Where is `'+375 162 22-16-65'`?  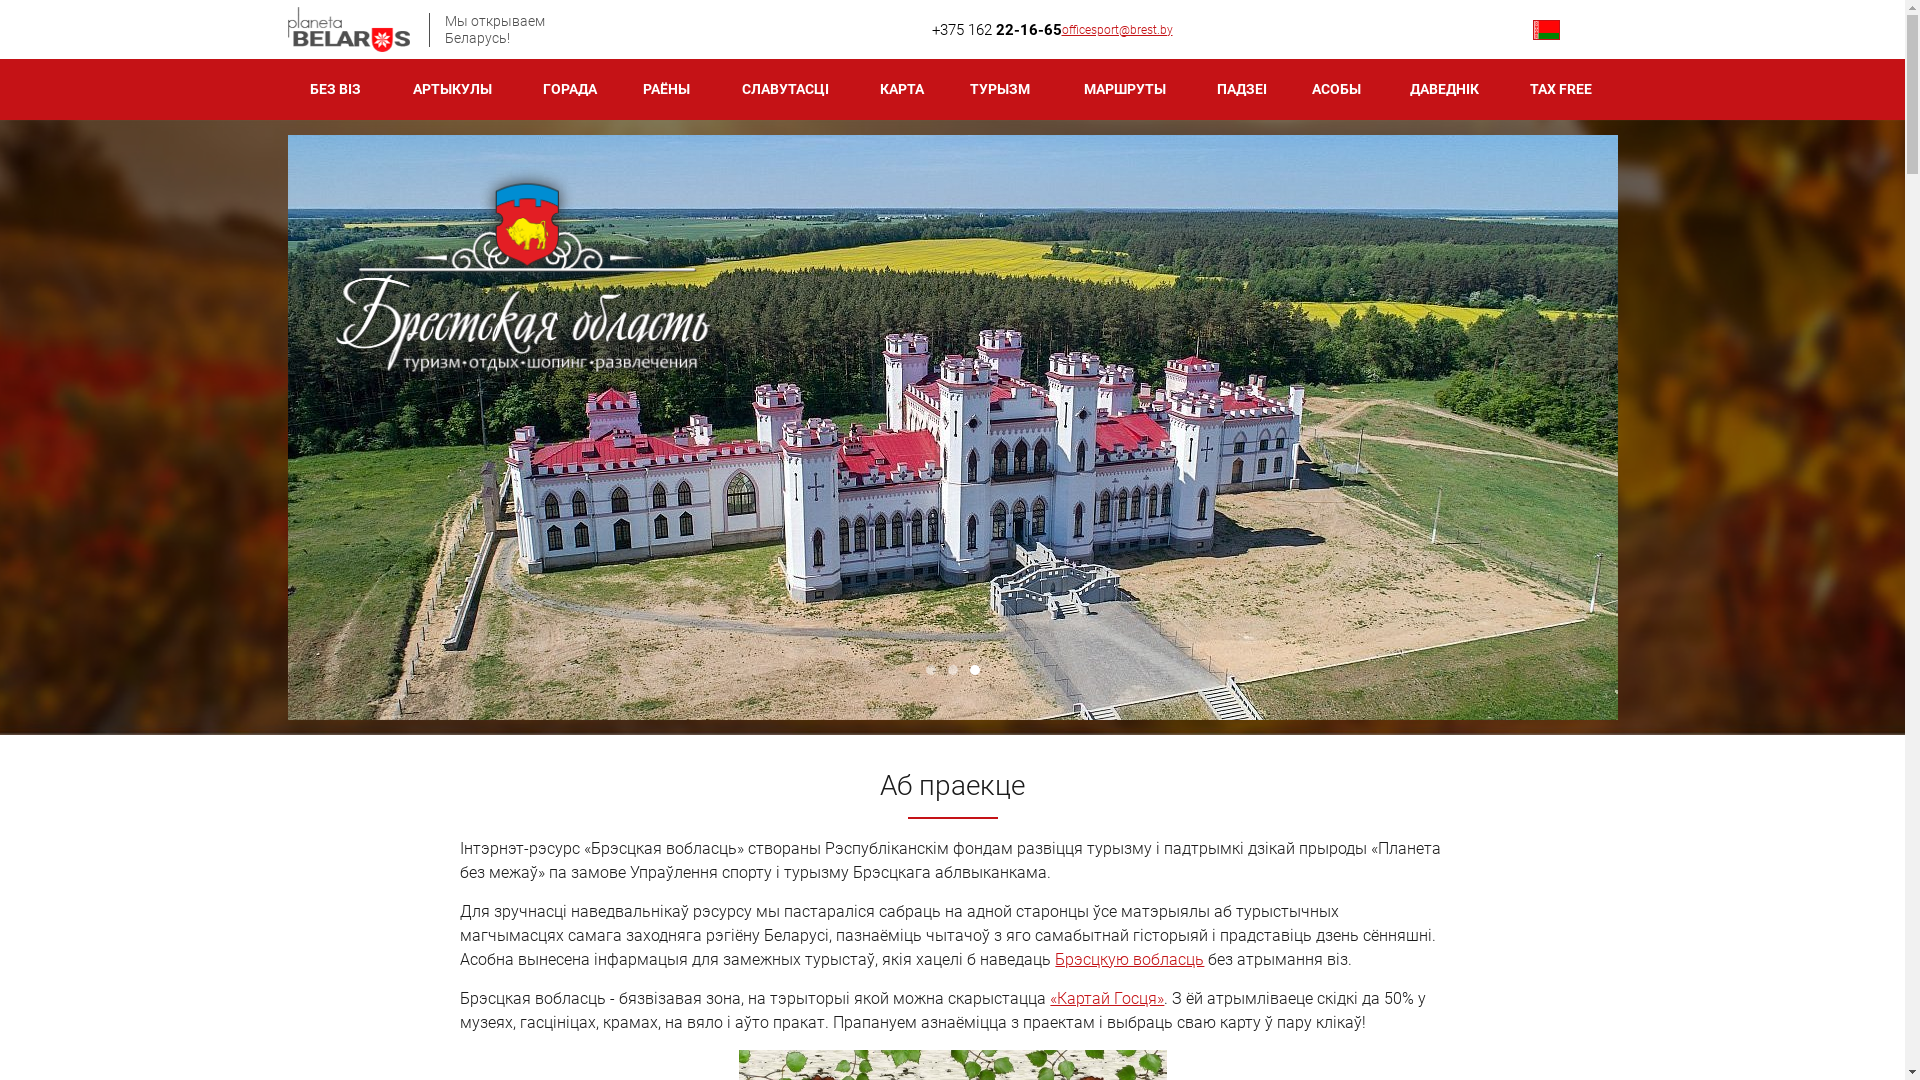 '+375 162 22-16-65' is located at coordinates (930, 30).